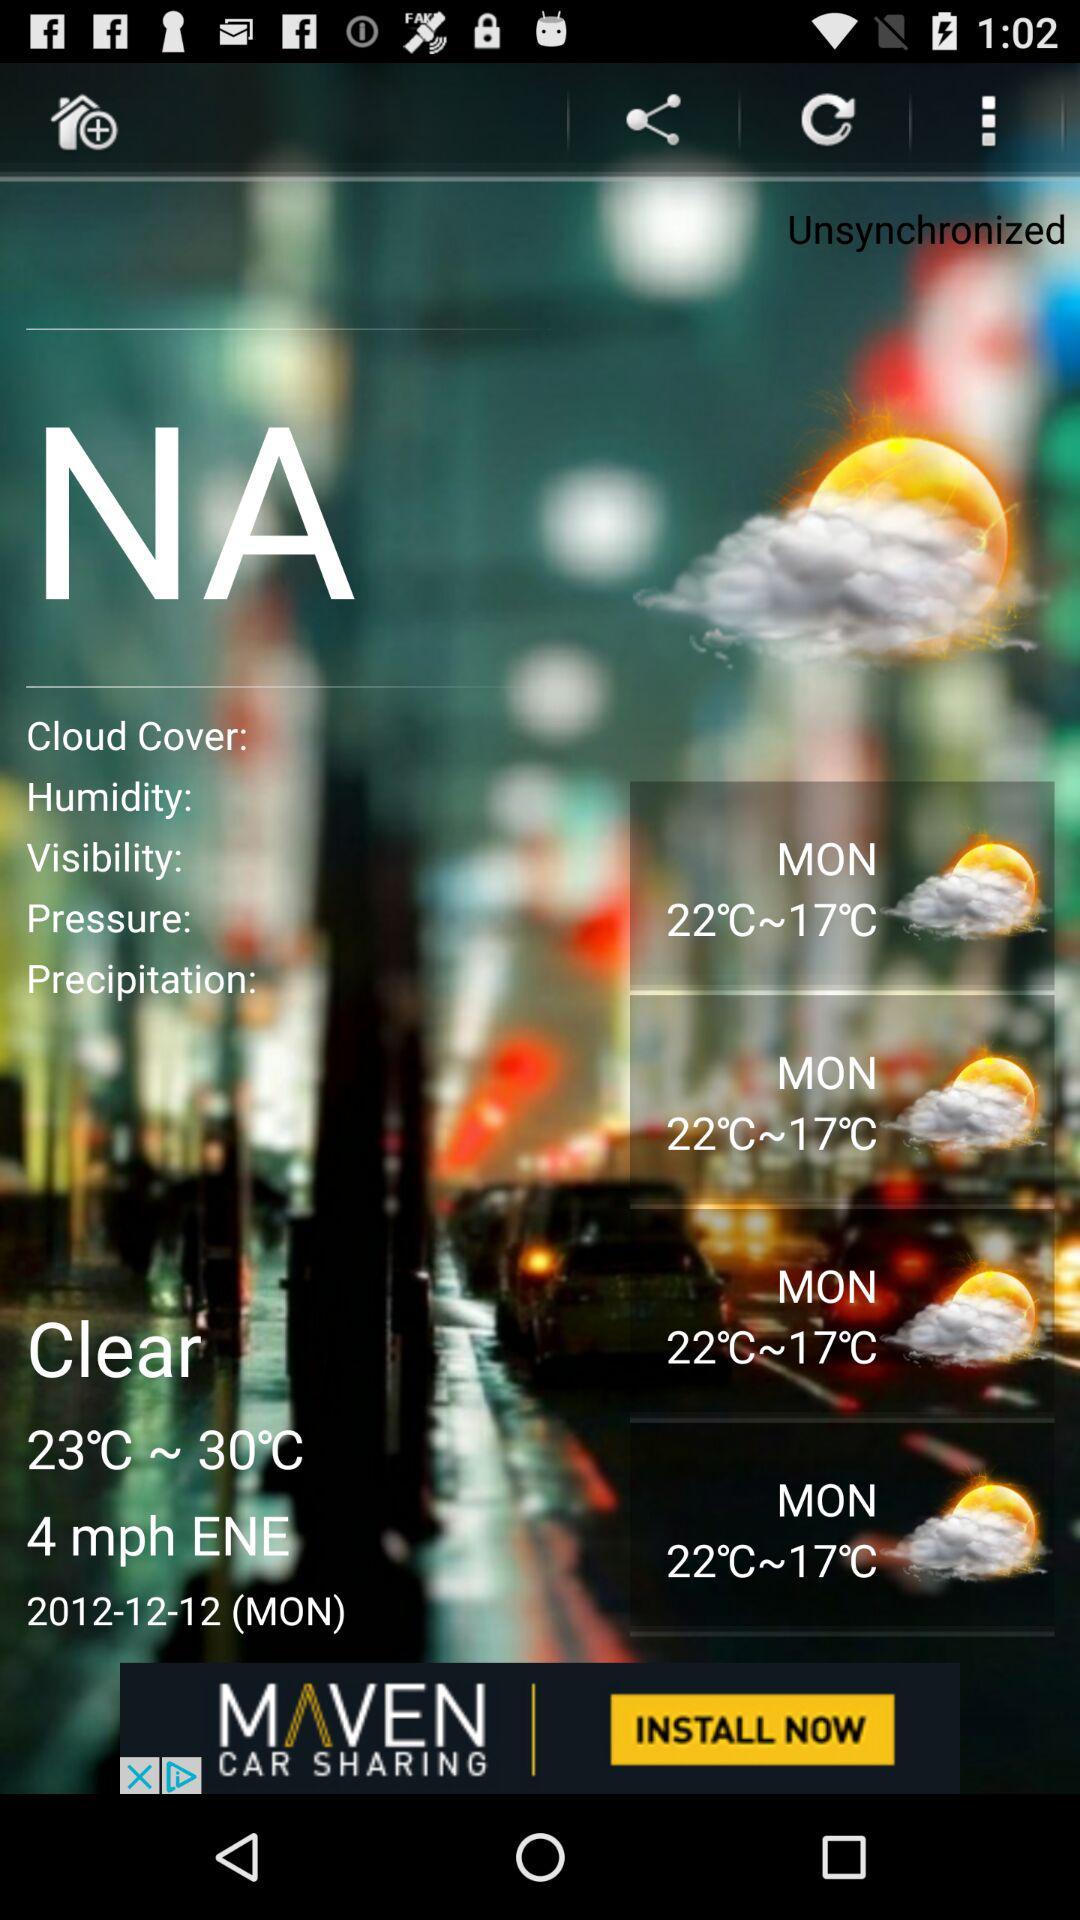  What do you see at coordinates (986, 129) in the screenshot?
I see `the more icon` at bounding box center [986, 129].